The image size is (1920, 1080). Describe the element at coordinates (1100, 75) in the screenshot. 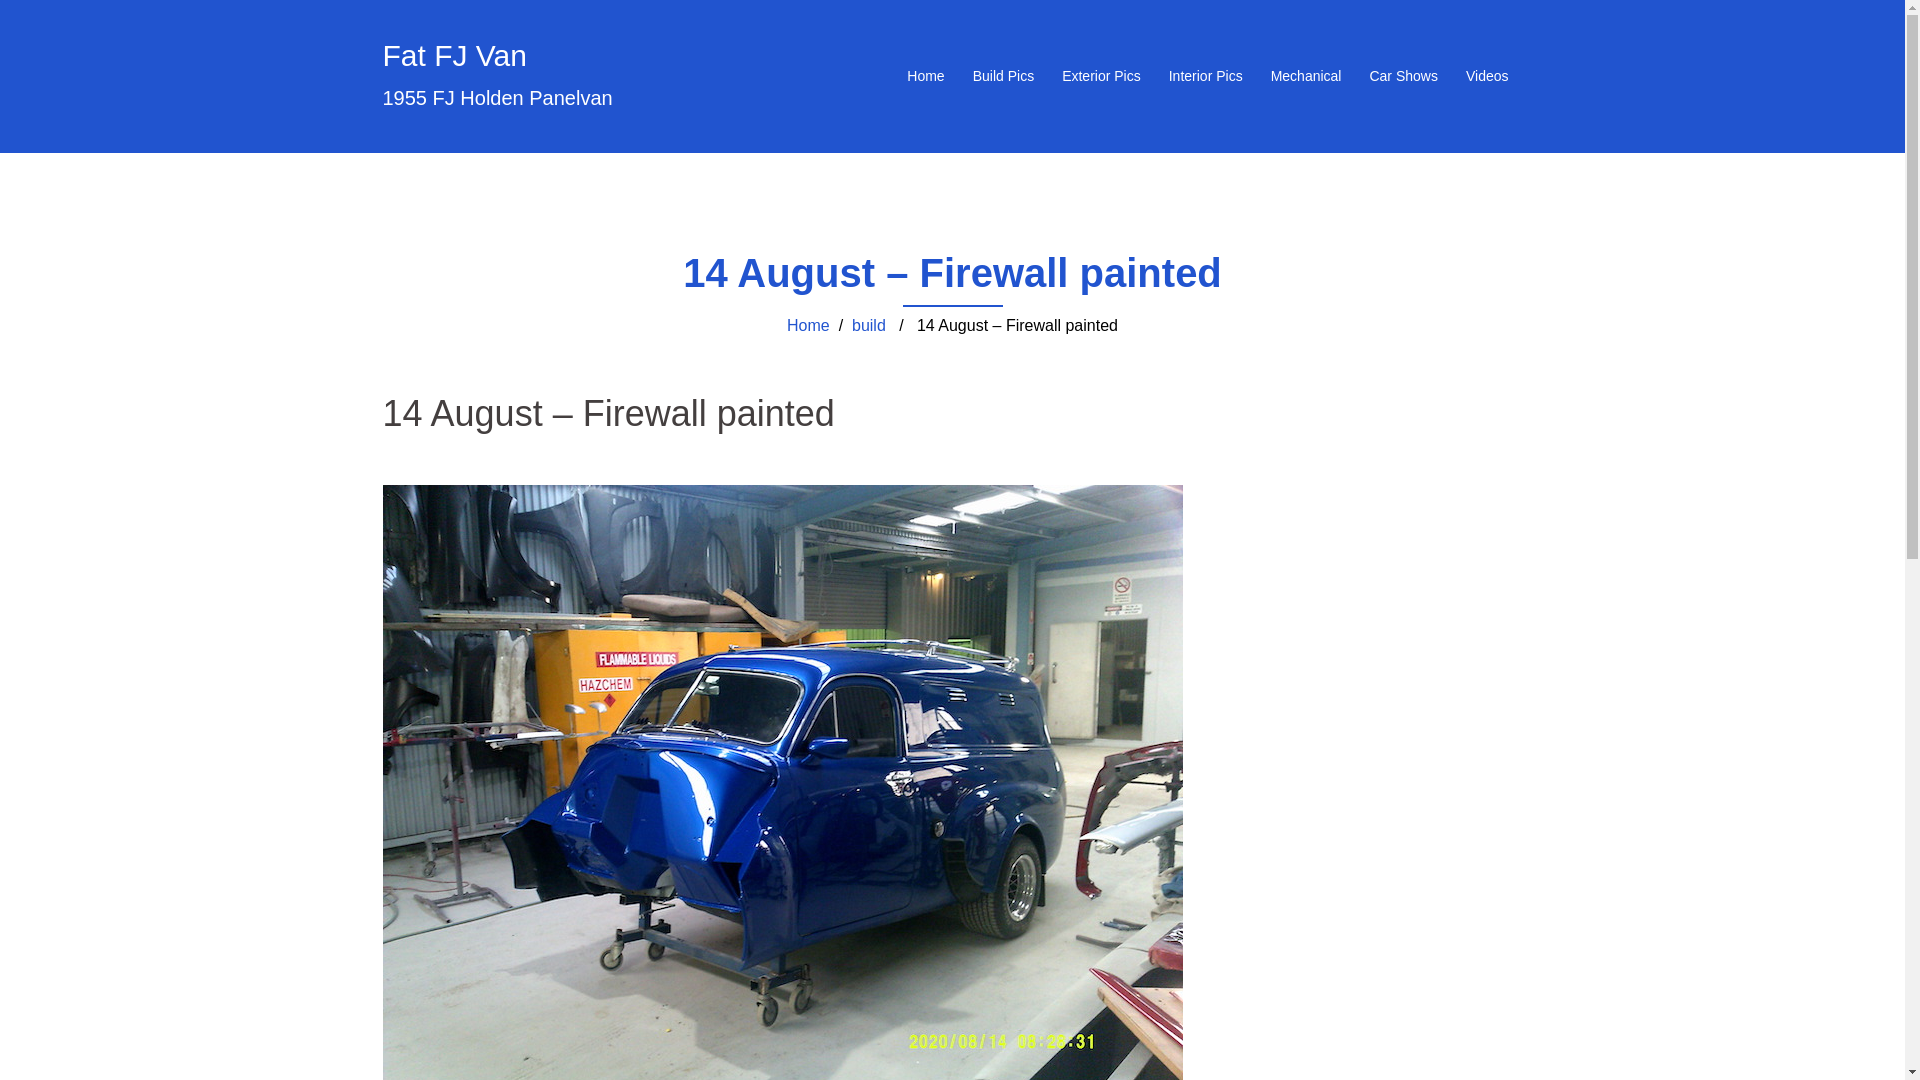

I see `'Exterior Pics'` at that location.